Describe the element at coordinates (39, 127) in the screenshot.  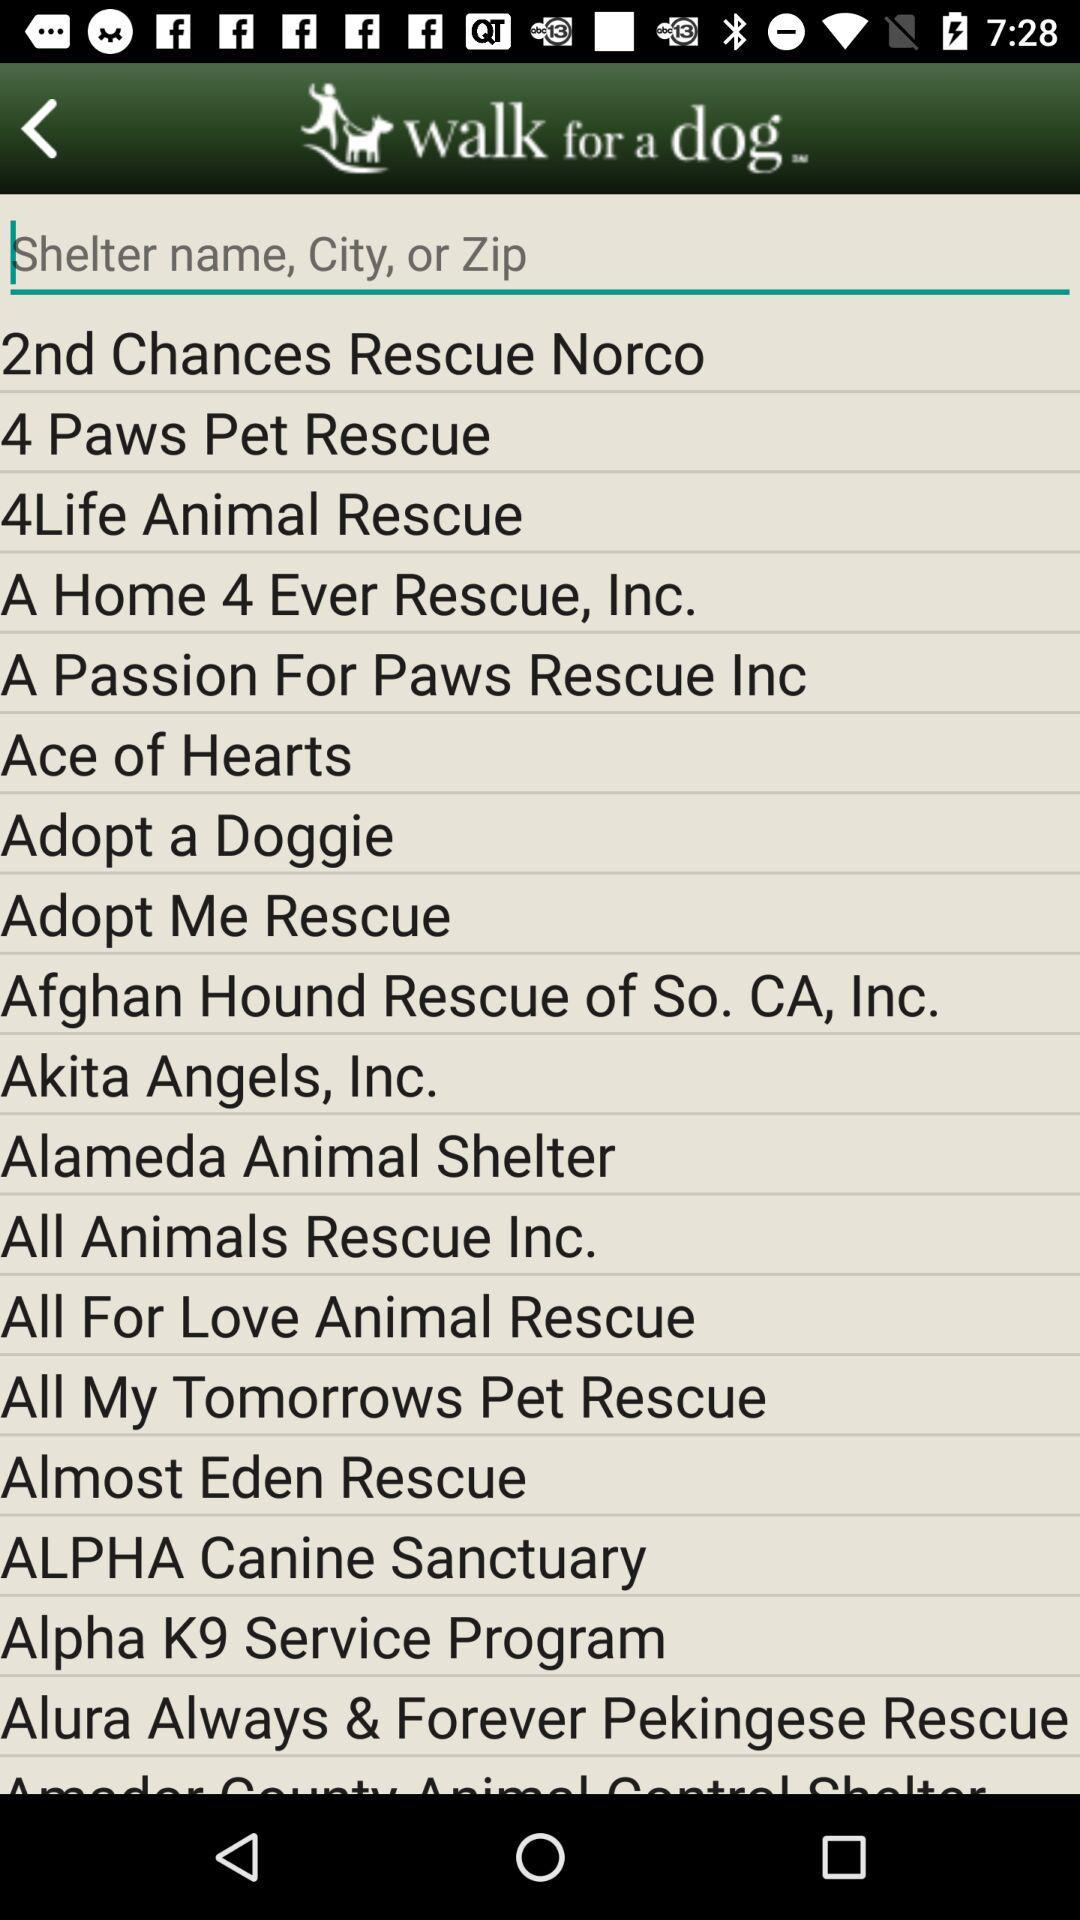
I see `the arrow_backward icon` at that location.